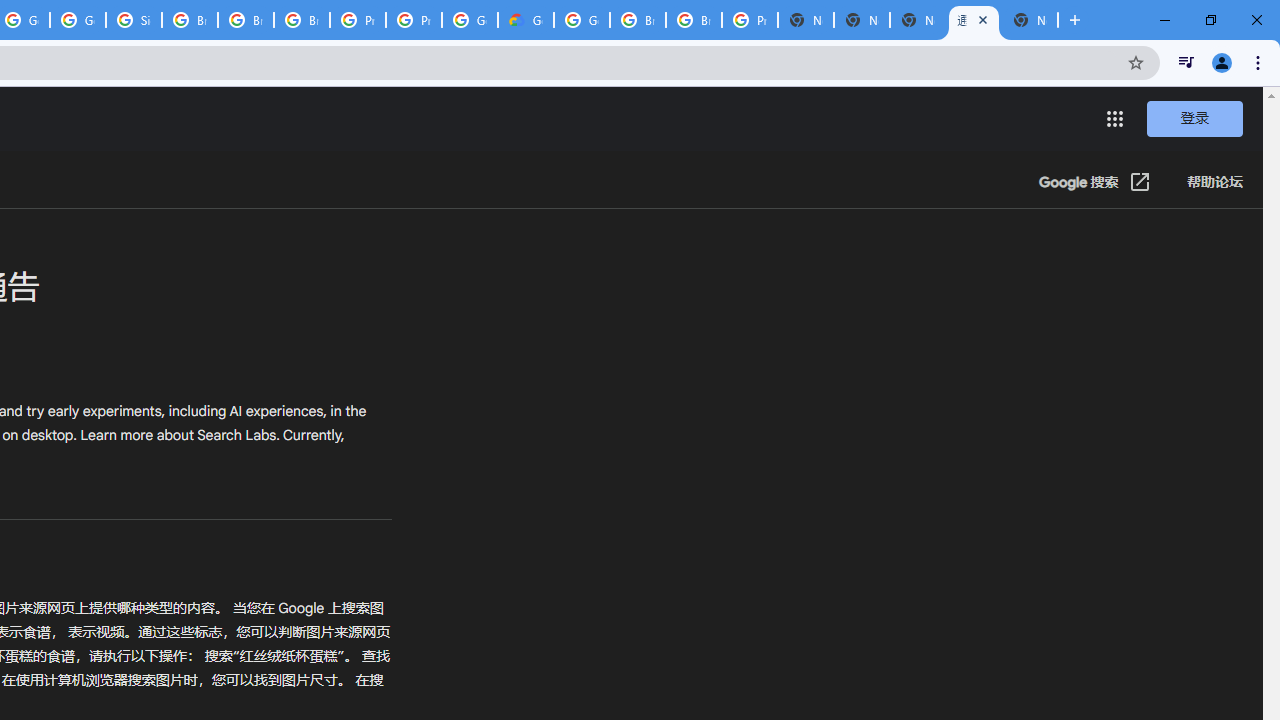  Describe the element at coordinates (190, 20) in the screenshot. I see `'Browse Chrome as a guest - Computer - Google Chrome Help'` at that location.